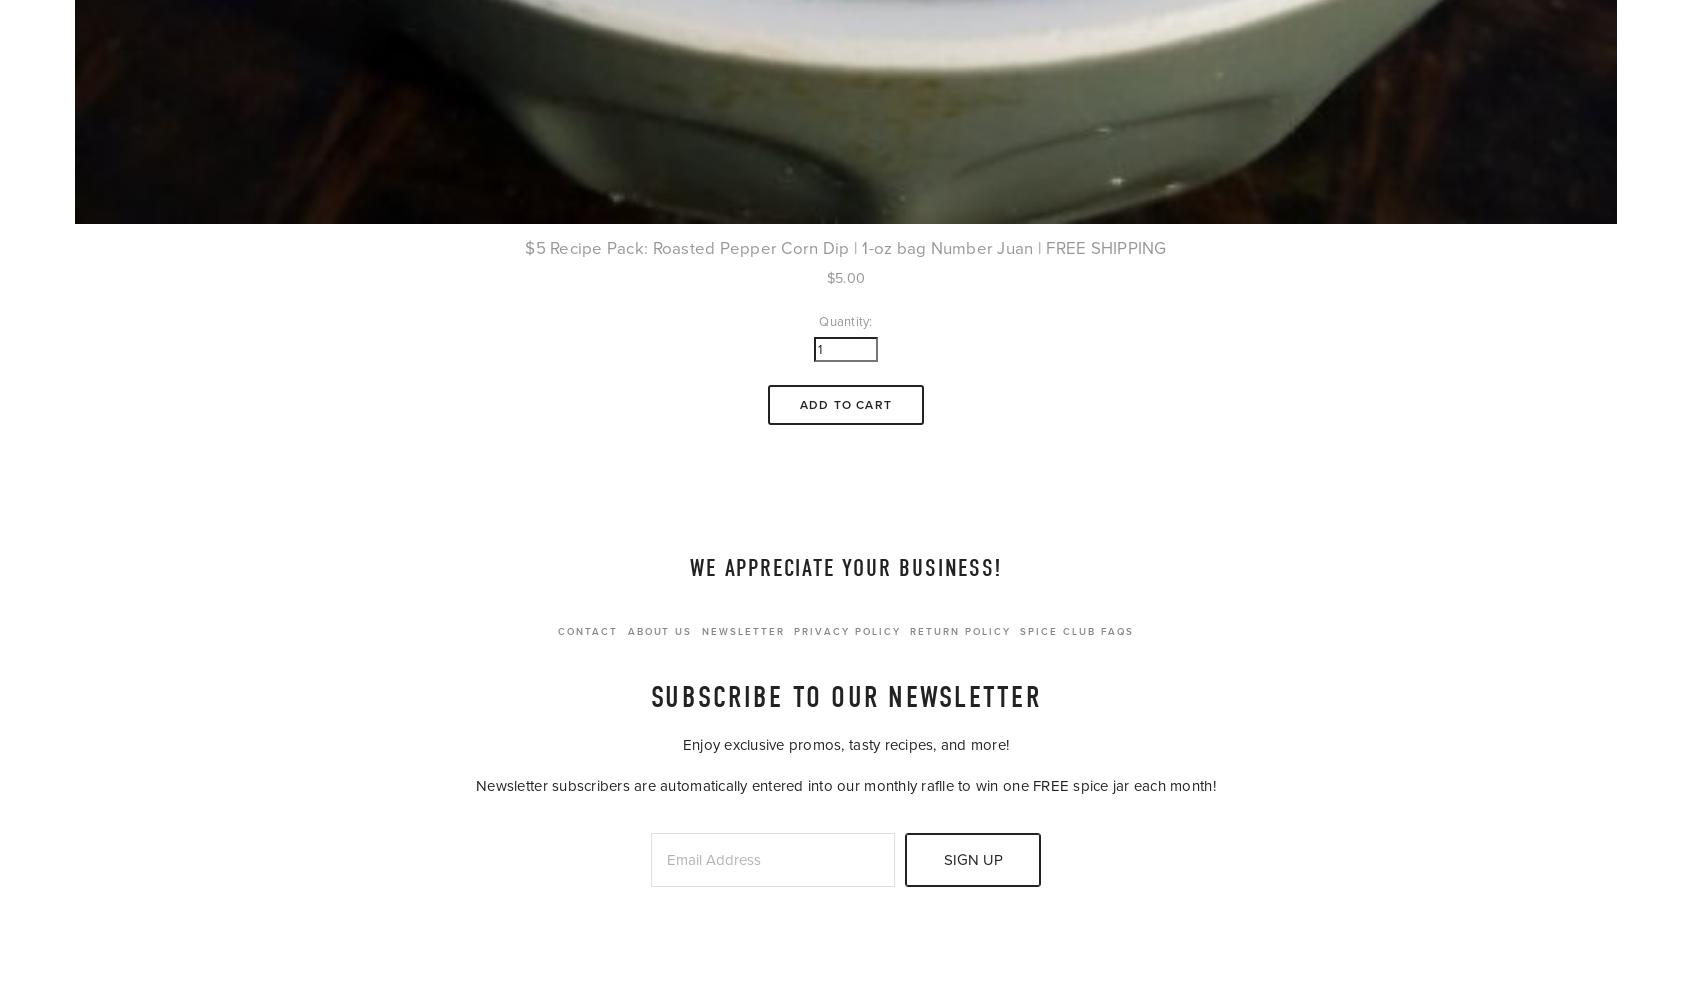 The width and height of the screenshot is (1692, 990). I want to click on '$5 Recipe Pack: Roasted Pepper Corn Dip | 1-oz bag Number Juan | FREE SHIPPING', so click(845, 247).